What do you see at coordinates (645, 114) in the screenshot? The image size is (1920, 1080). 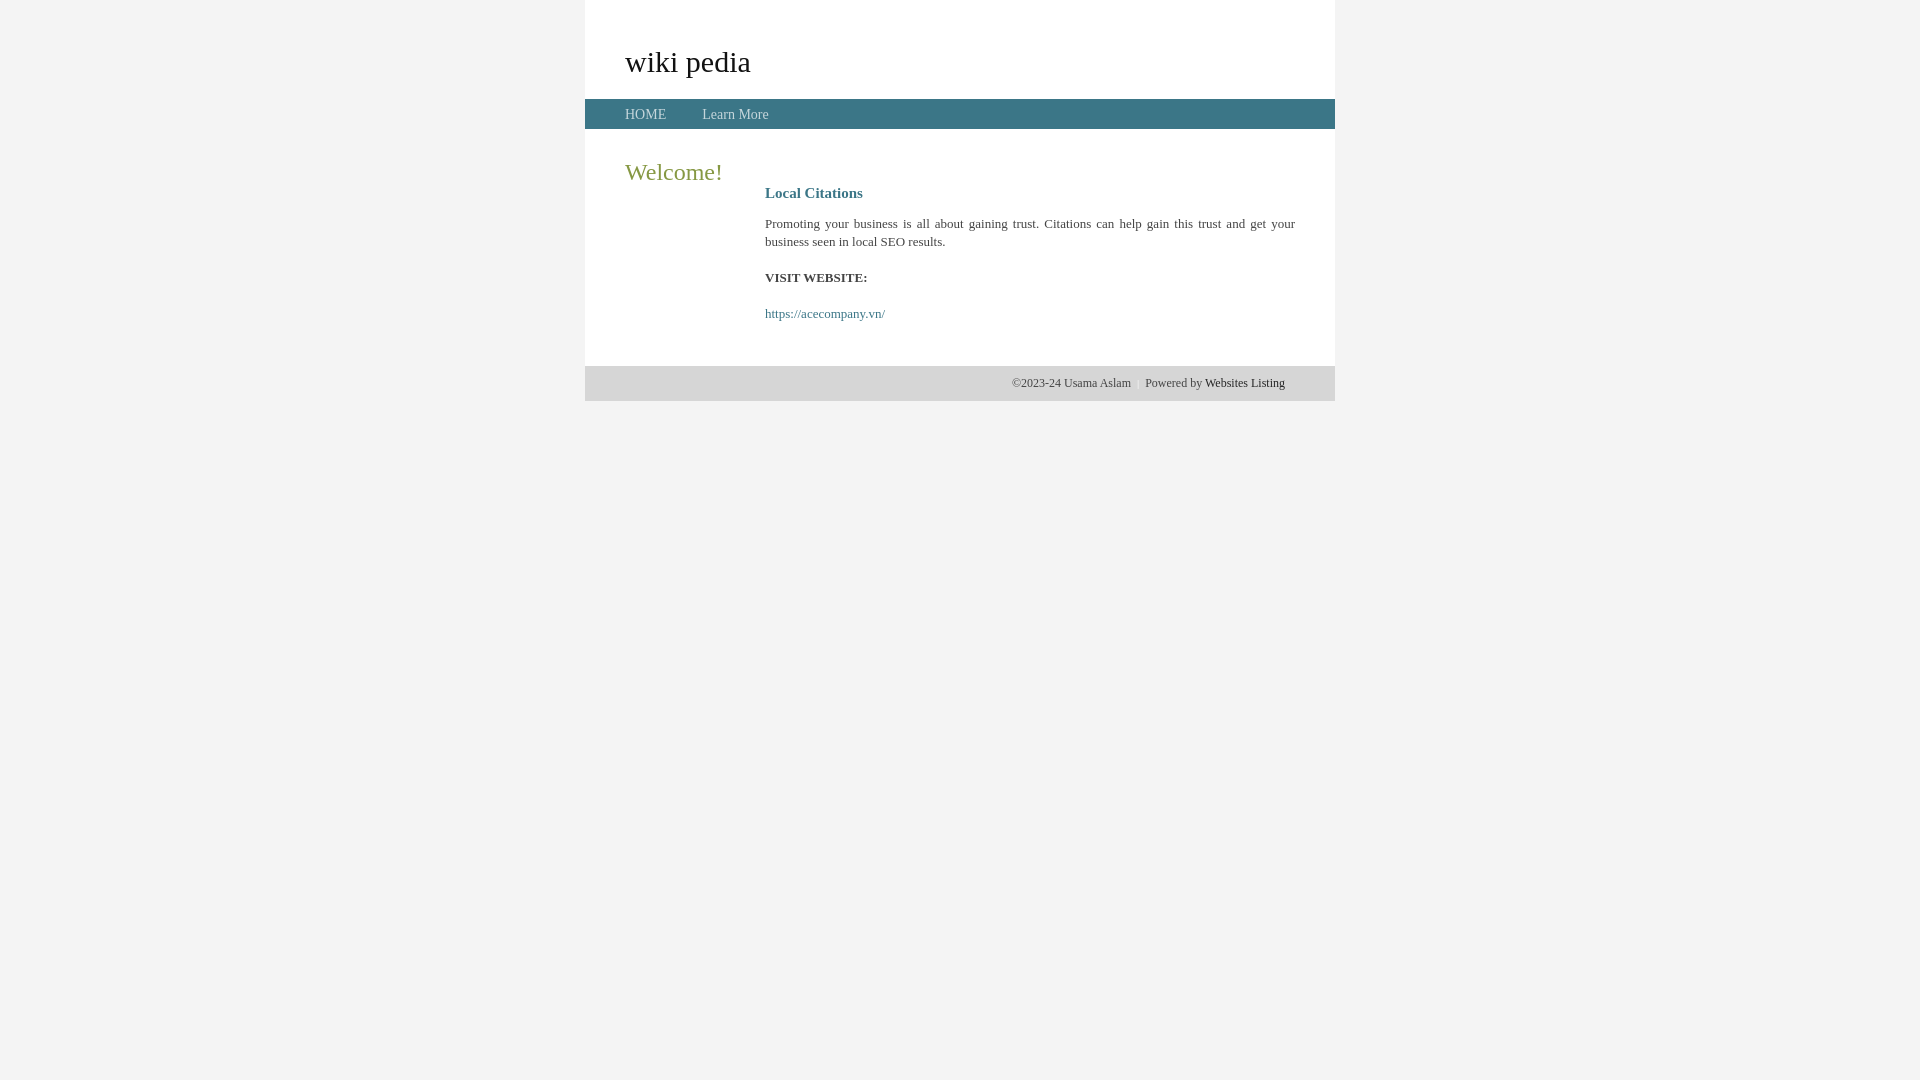 I see `'HOME'` at bounding box center [645, 114].